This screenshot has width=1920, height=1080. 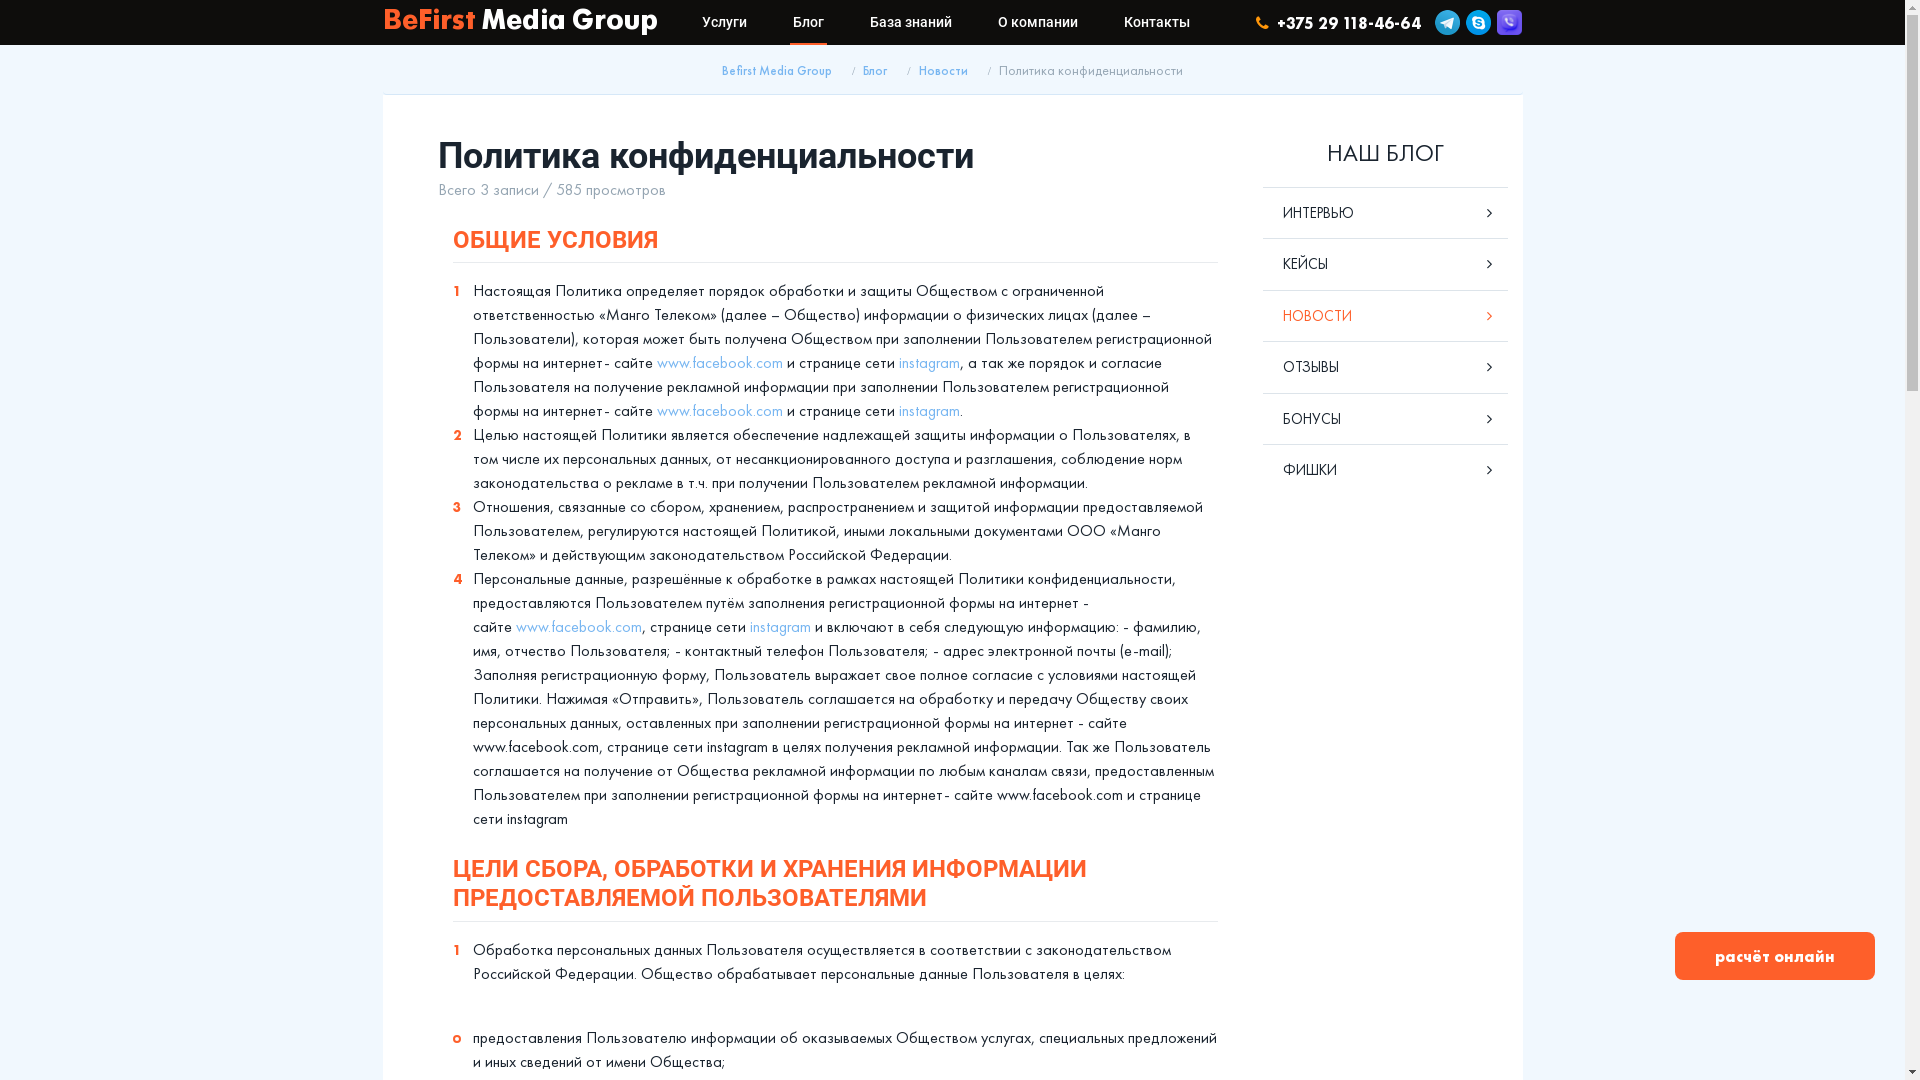 What do you see at coordinates (719, 362) in the screenshot?
I see `'www.facebook.com'` at bounding box center [719, 362].